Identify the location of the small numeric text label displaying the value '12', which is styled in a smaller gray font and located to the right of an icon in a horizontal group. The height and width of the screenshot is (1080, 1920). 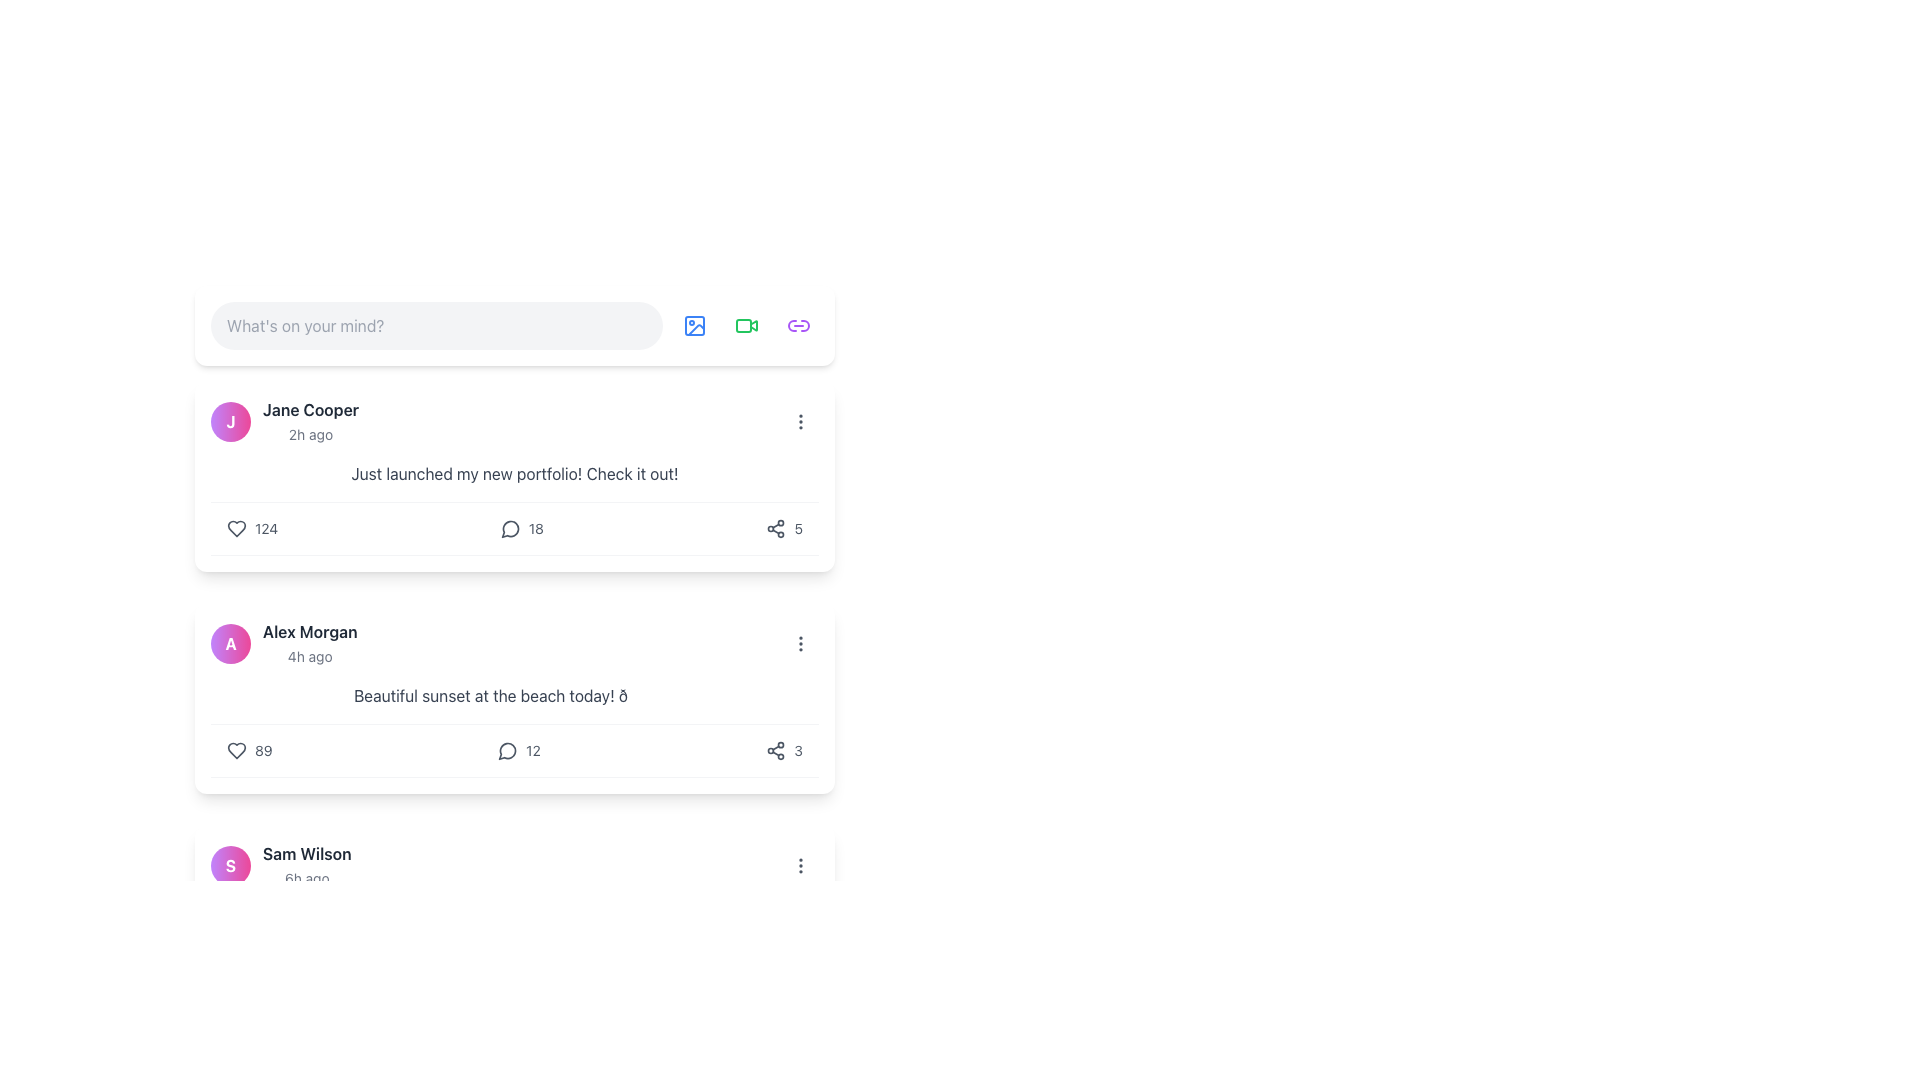
(533, 751).